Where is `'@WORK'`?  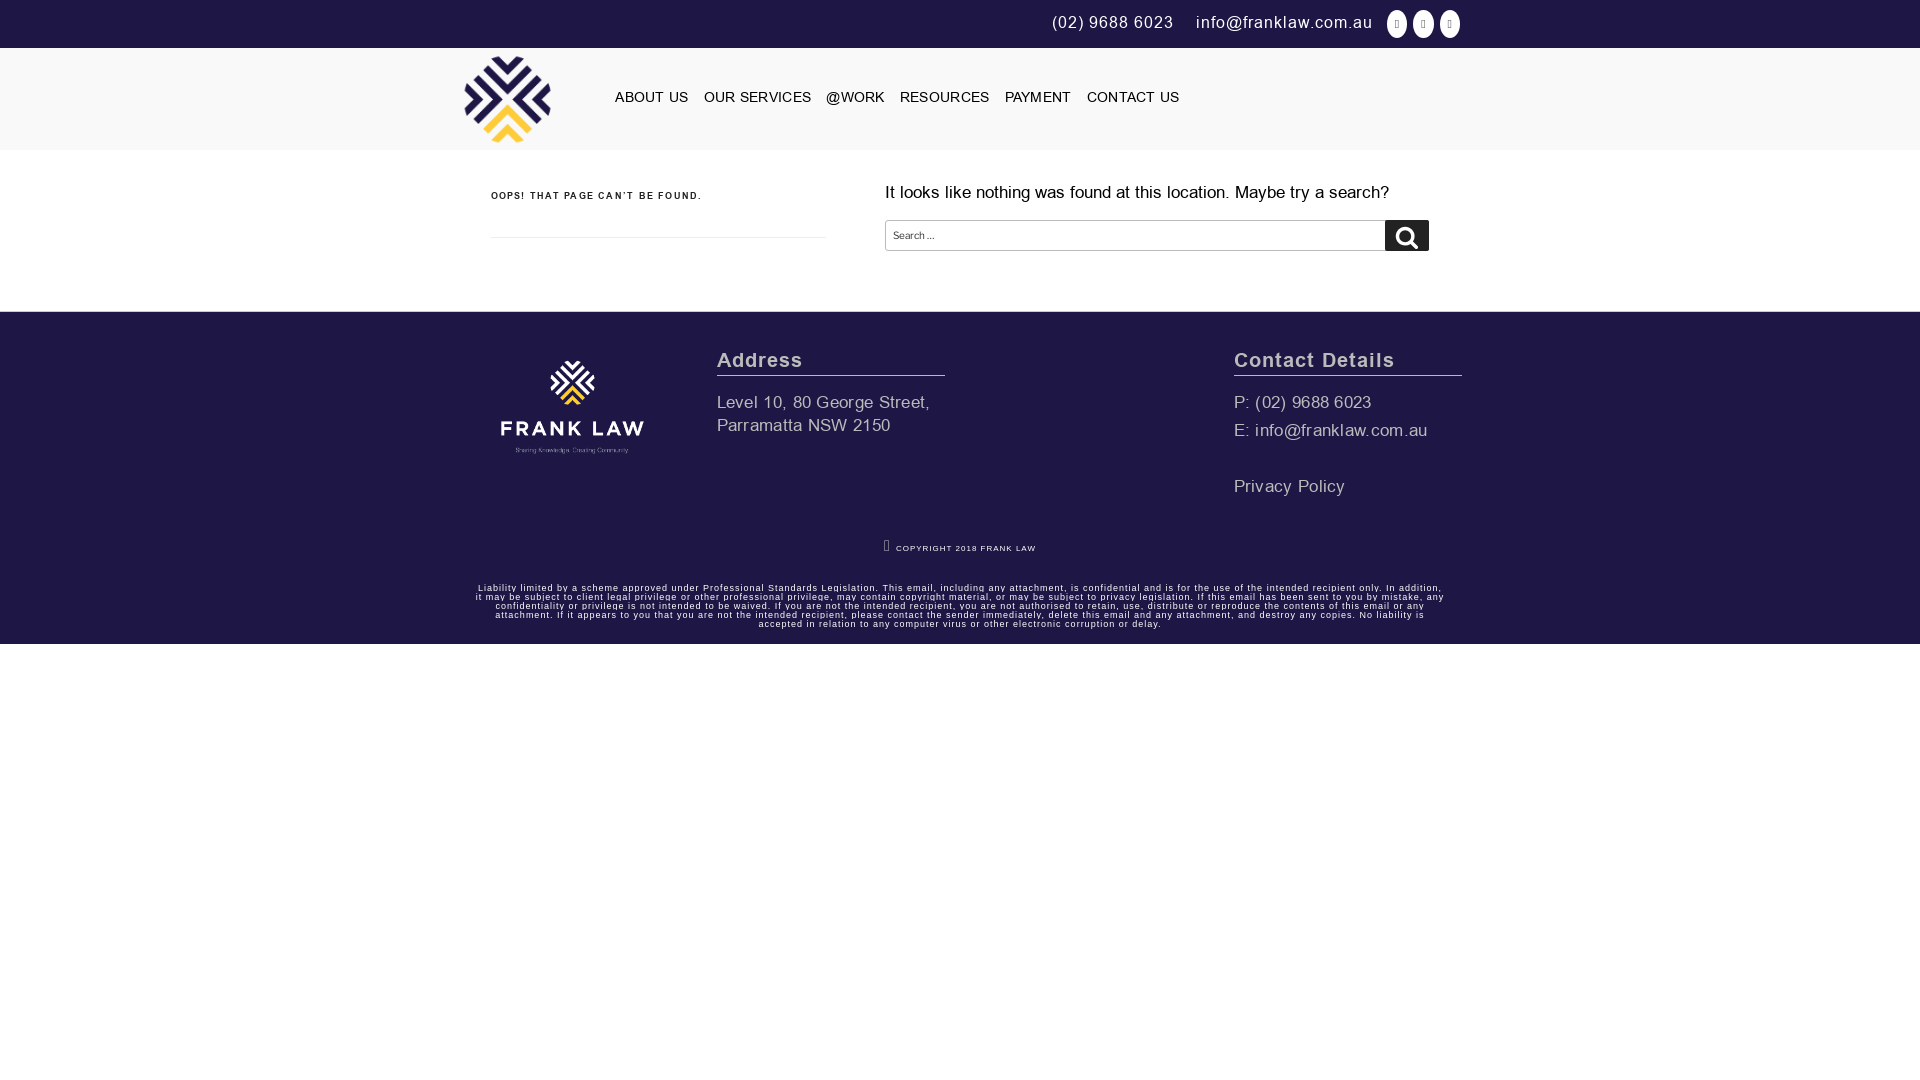 '@WORK' is located at coordinates (855, 98).